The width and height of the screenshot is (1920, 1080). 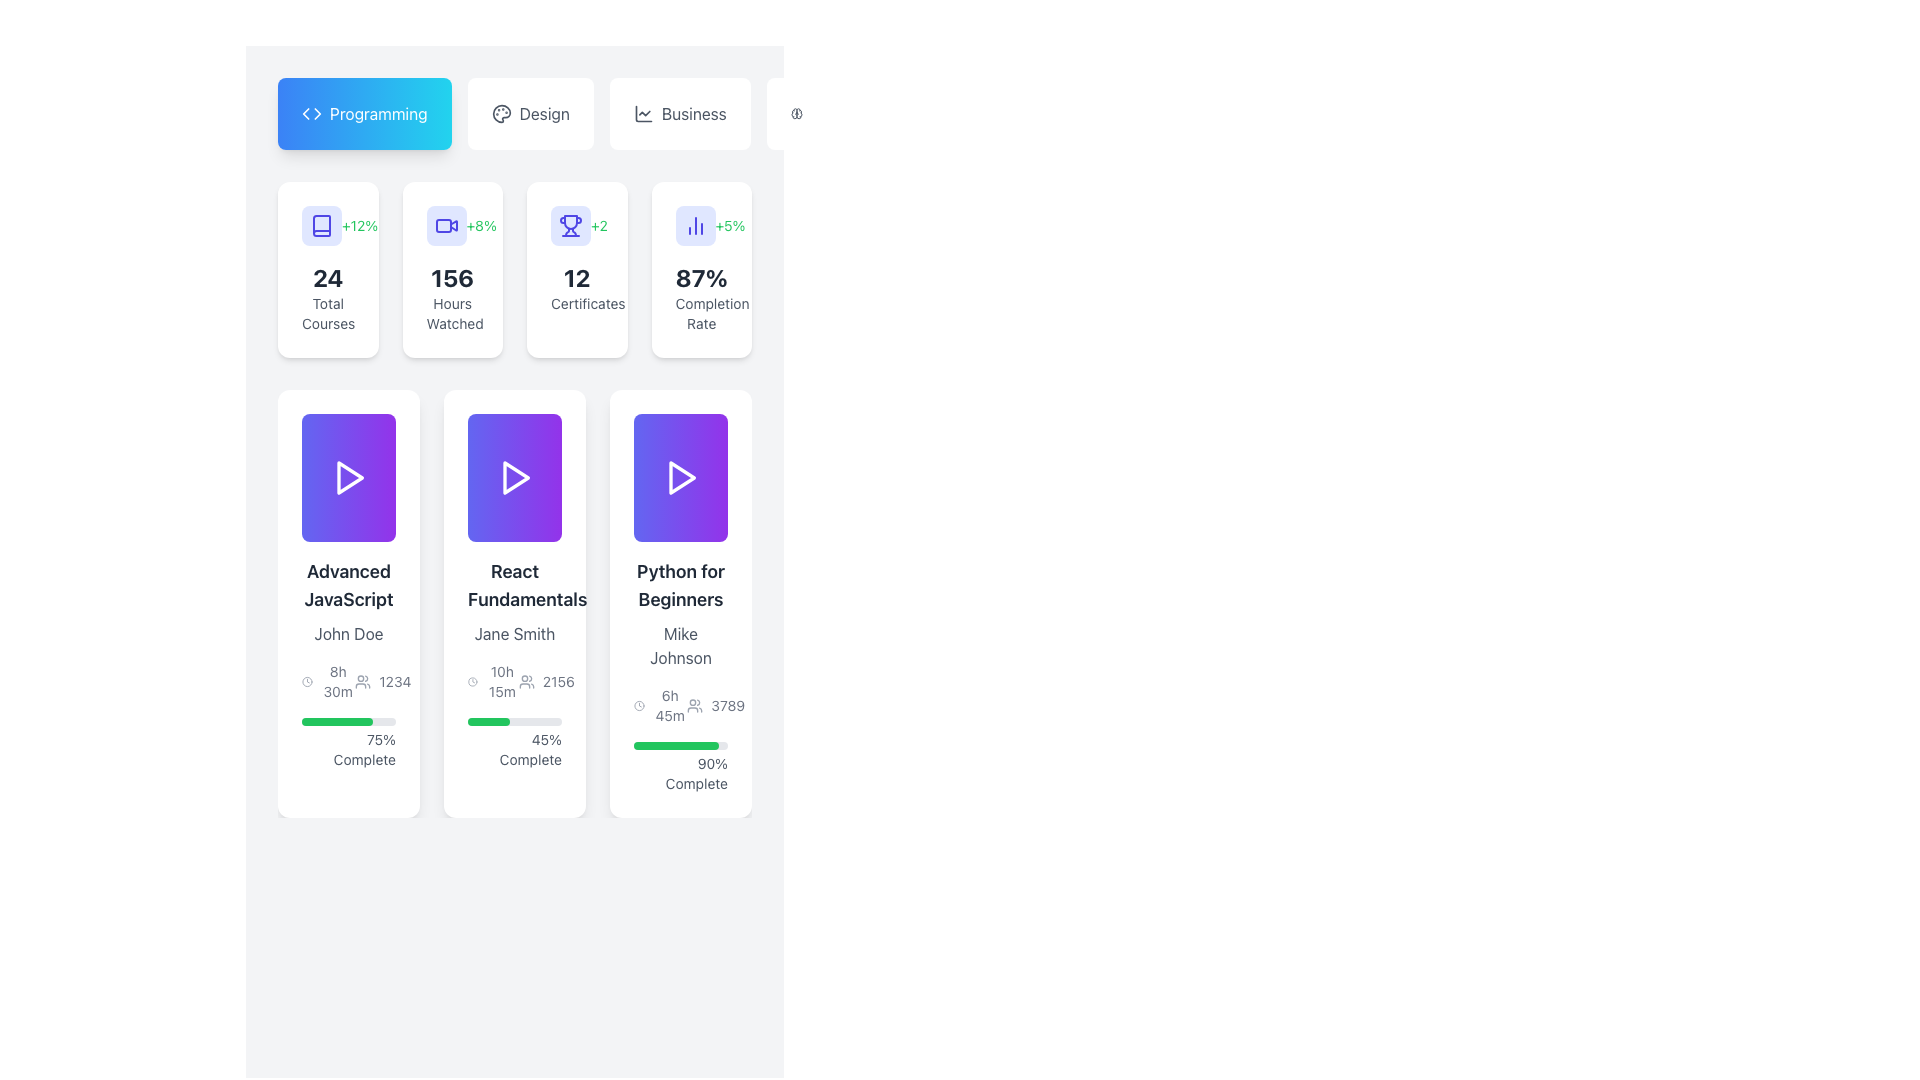 I want to click on the inner green segment of the progress bar for the course 'Python for Beginners' to trigger any tooltips, so click(x=676, y=745).